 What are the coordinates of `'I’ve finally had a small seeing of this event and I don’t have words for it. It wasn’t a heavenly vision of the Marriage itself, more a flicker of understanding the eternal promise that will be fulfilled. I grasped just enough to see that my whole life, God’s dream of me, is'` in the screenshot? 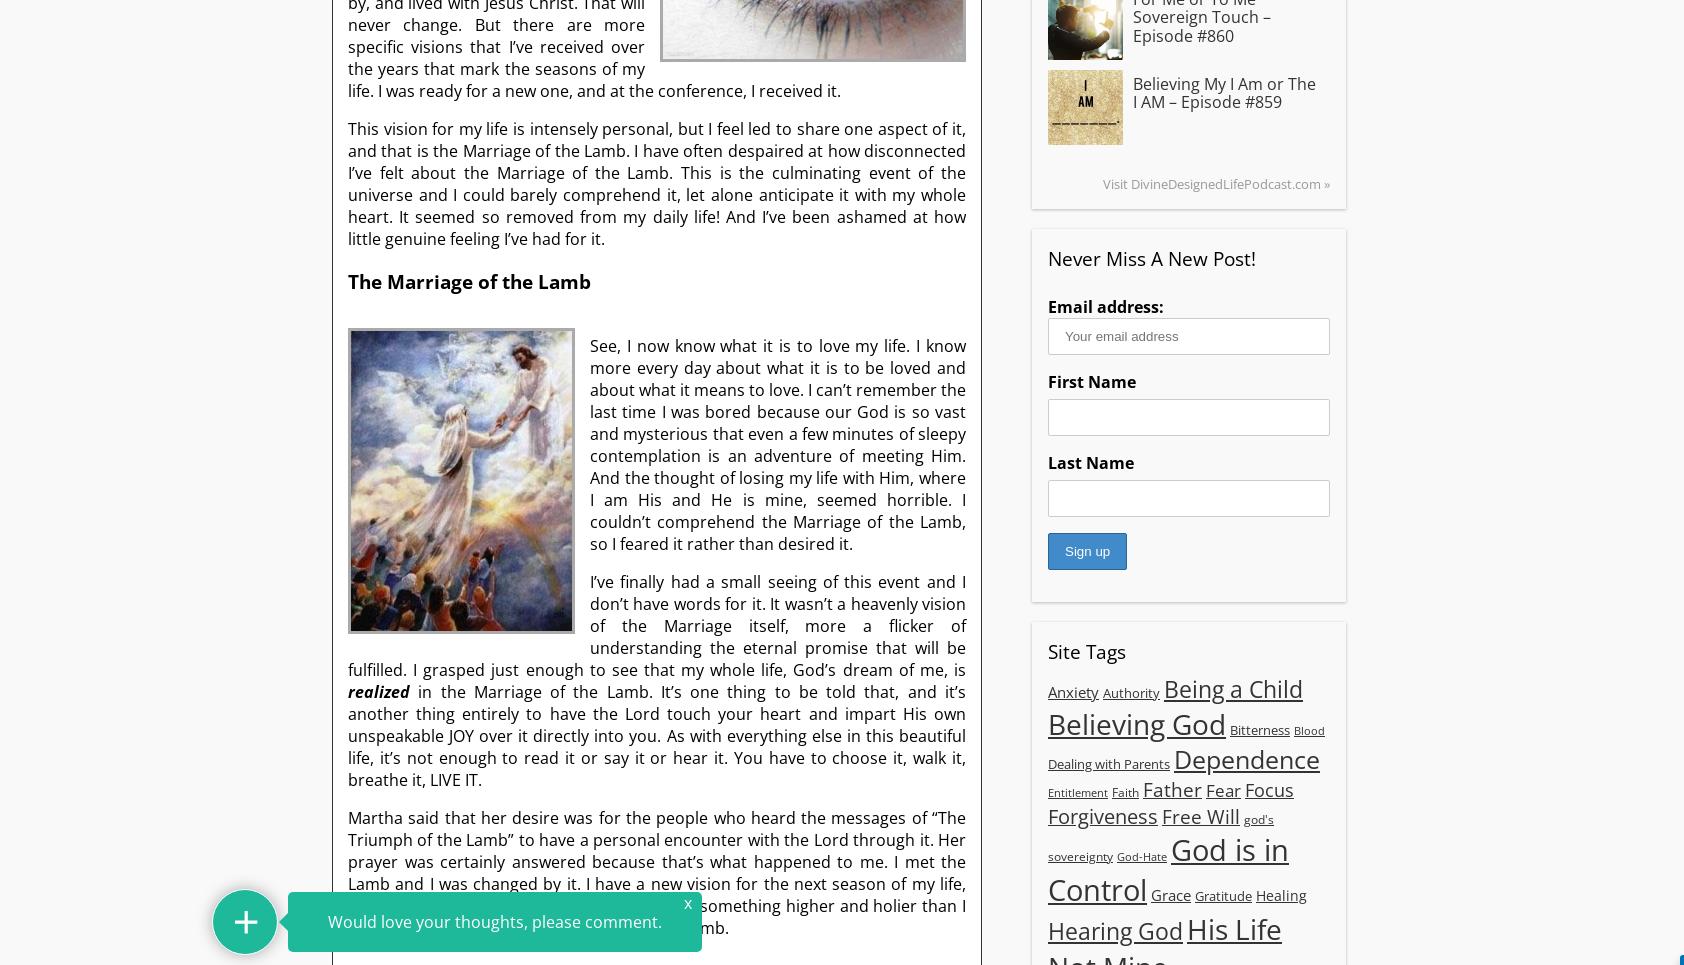 It's located at (656, 624).